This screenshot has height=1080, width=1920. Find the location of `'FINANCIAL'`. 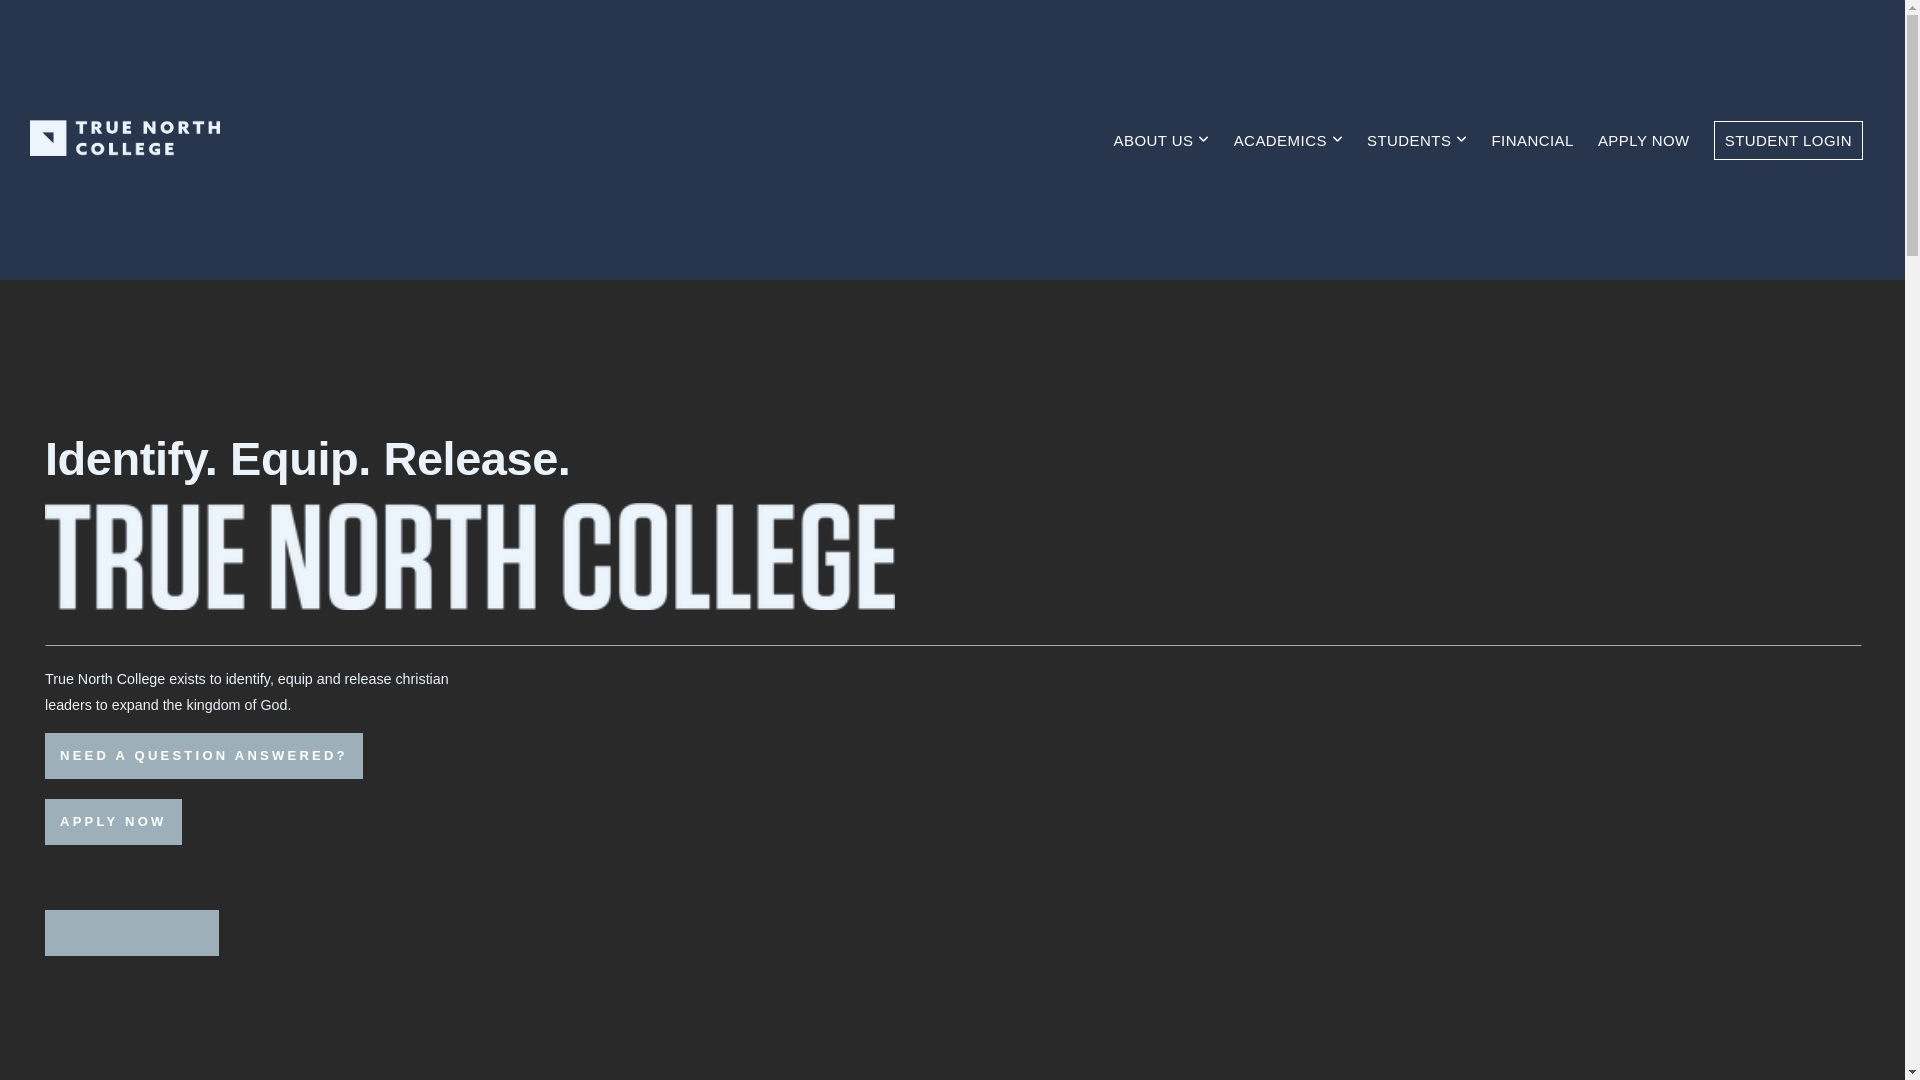

'FINANCIAL' is located at coordinates (1481, 139).